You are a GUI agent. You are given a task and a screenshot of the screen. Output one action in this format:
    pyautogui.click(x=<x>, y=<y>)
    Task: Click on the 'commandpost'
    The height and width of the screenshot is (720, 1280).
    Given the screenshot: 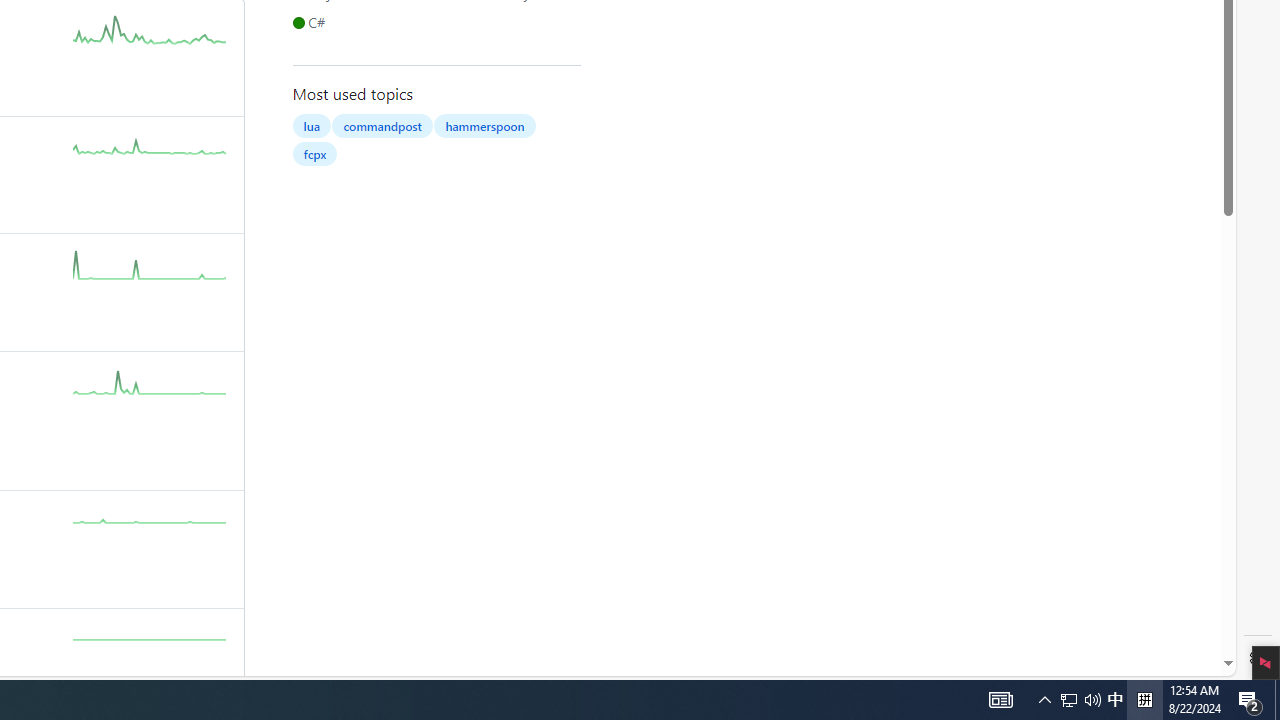 What is the action you would take?
    pyautogui.click(x=382, y=125)
    